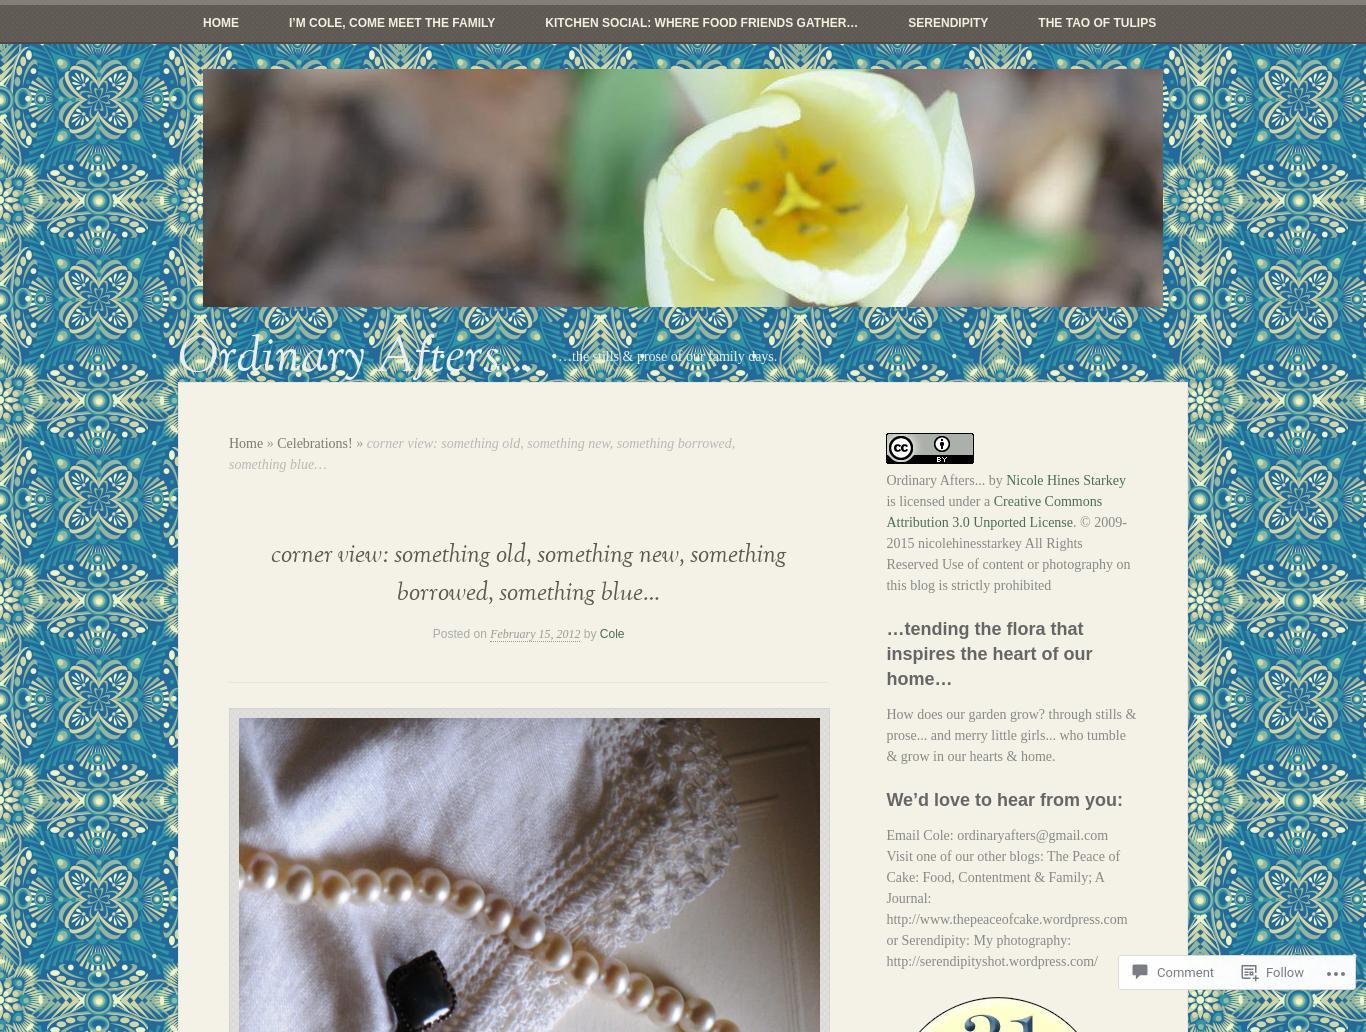 This screenshot has width=1366, height=1032. Describe the element at coordinates (535, 633) in the screenshot. I see `'February 15, 2012'` at that location.